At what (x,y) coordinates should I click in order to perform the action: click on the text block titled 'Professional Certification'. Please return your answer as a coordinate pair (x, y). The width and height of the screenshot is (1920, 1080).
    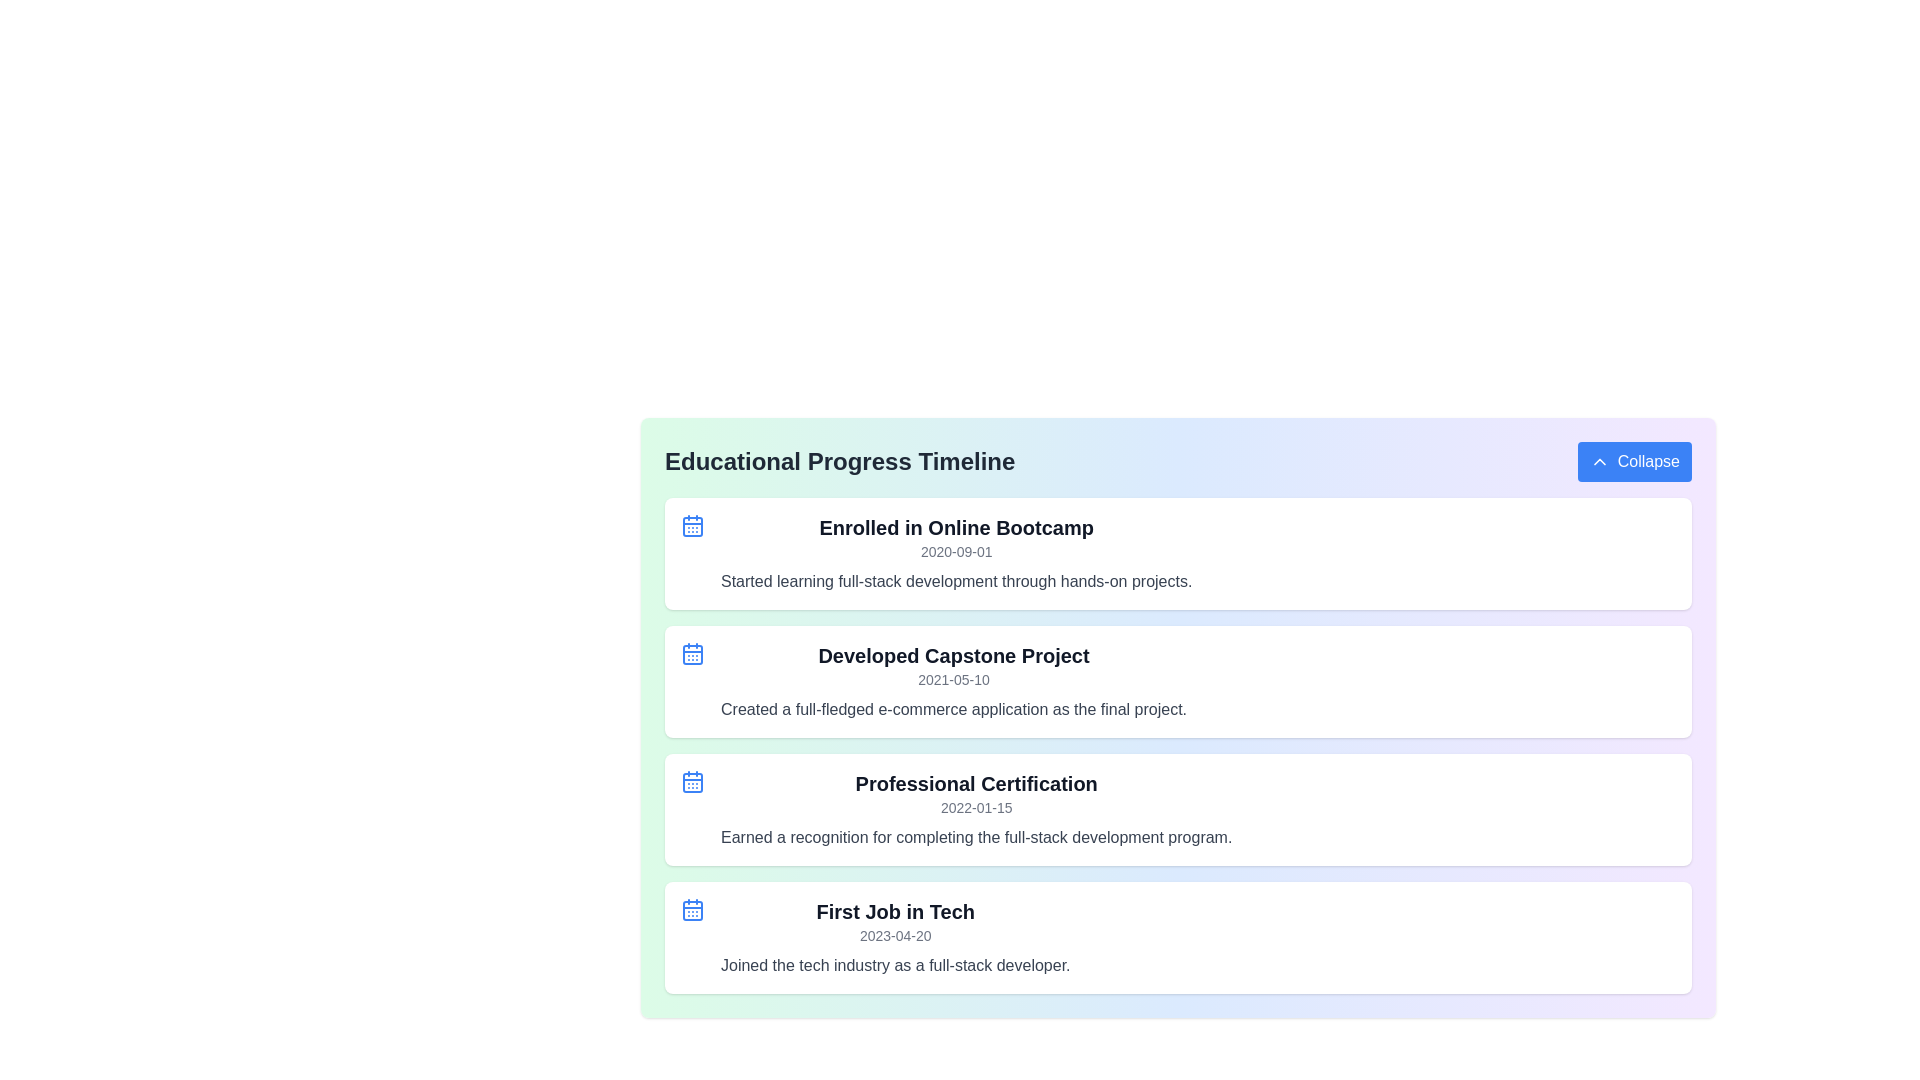
    Looking at the image, I should click on (976, 810).